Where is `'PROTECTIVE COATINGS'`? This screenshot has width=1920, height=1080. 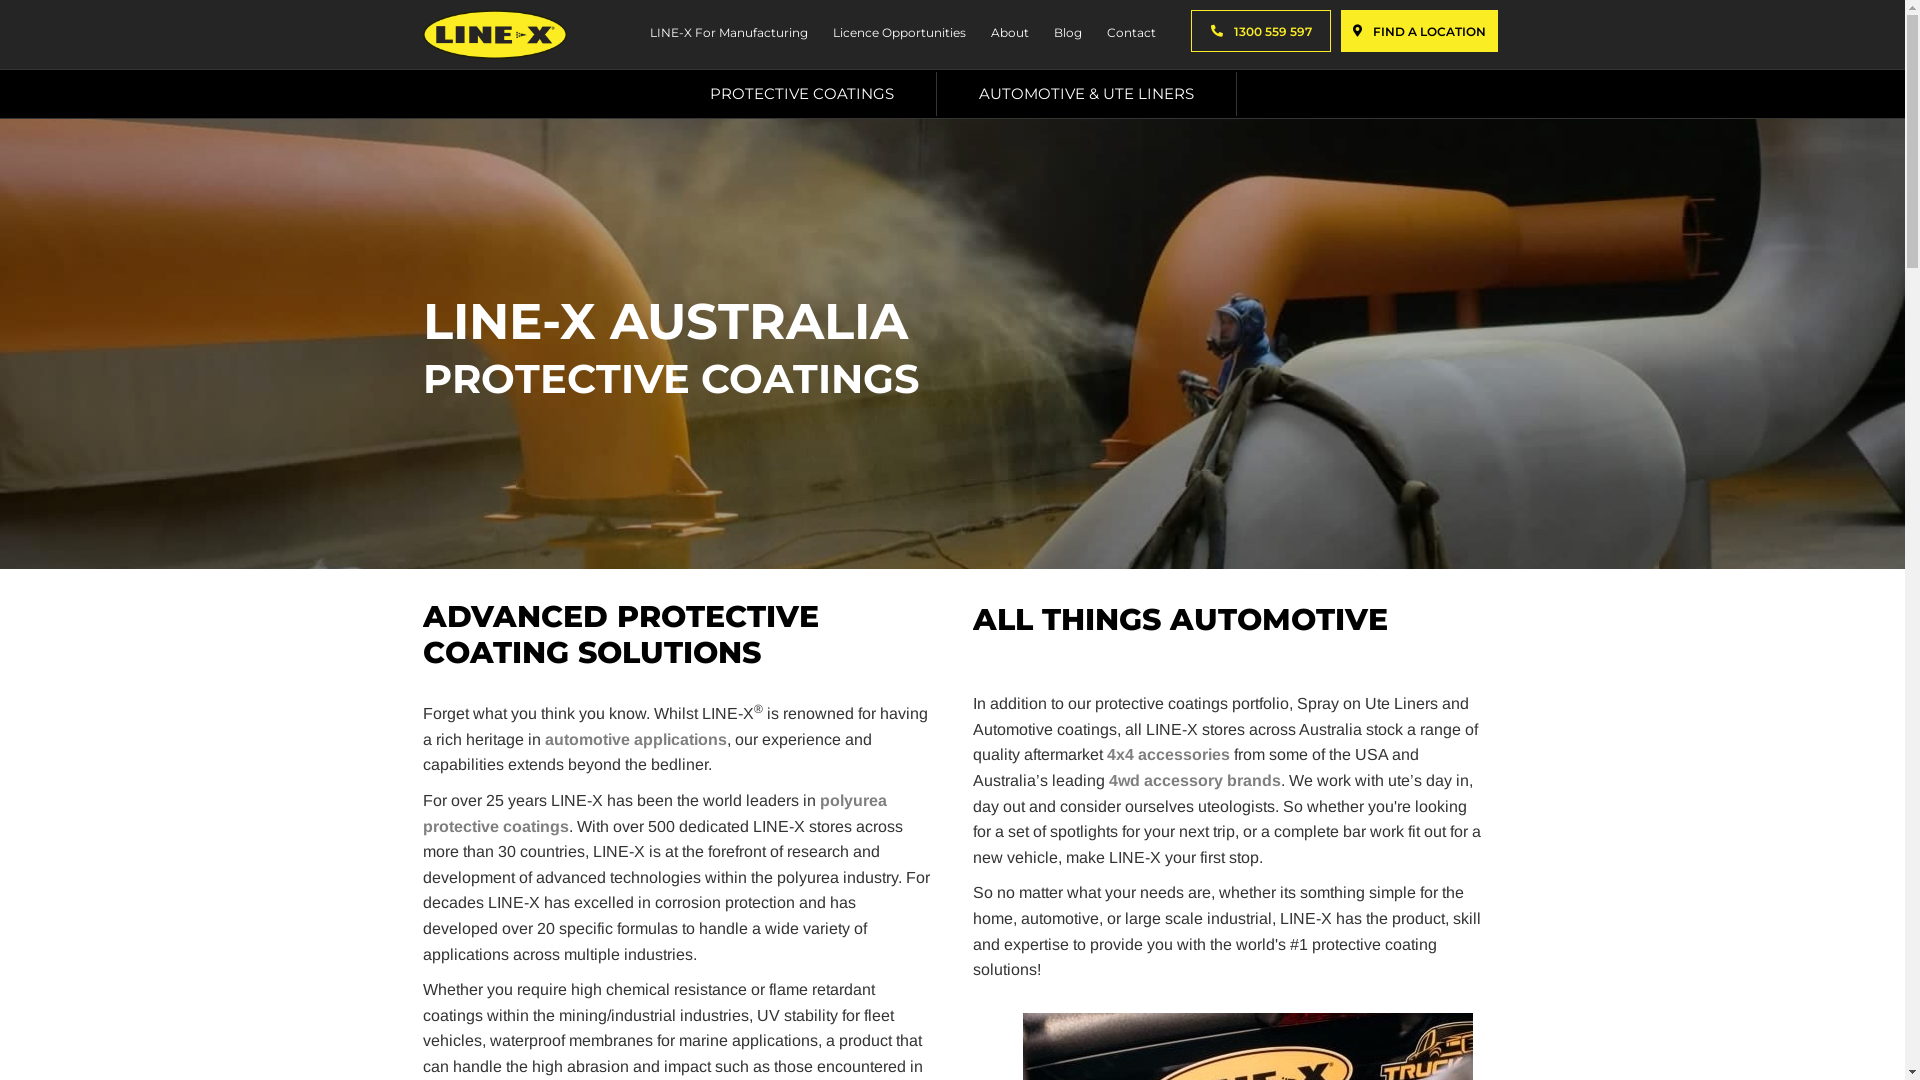 'PROTECTIVE COATINGS' is located at coordinates (802, 93).